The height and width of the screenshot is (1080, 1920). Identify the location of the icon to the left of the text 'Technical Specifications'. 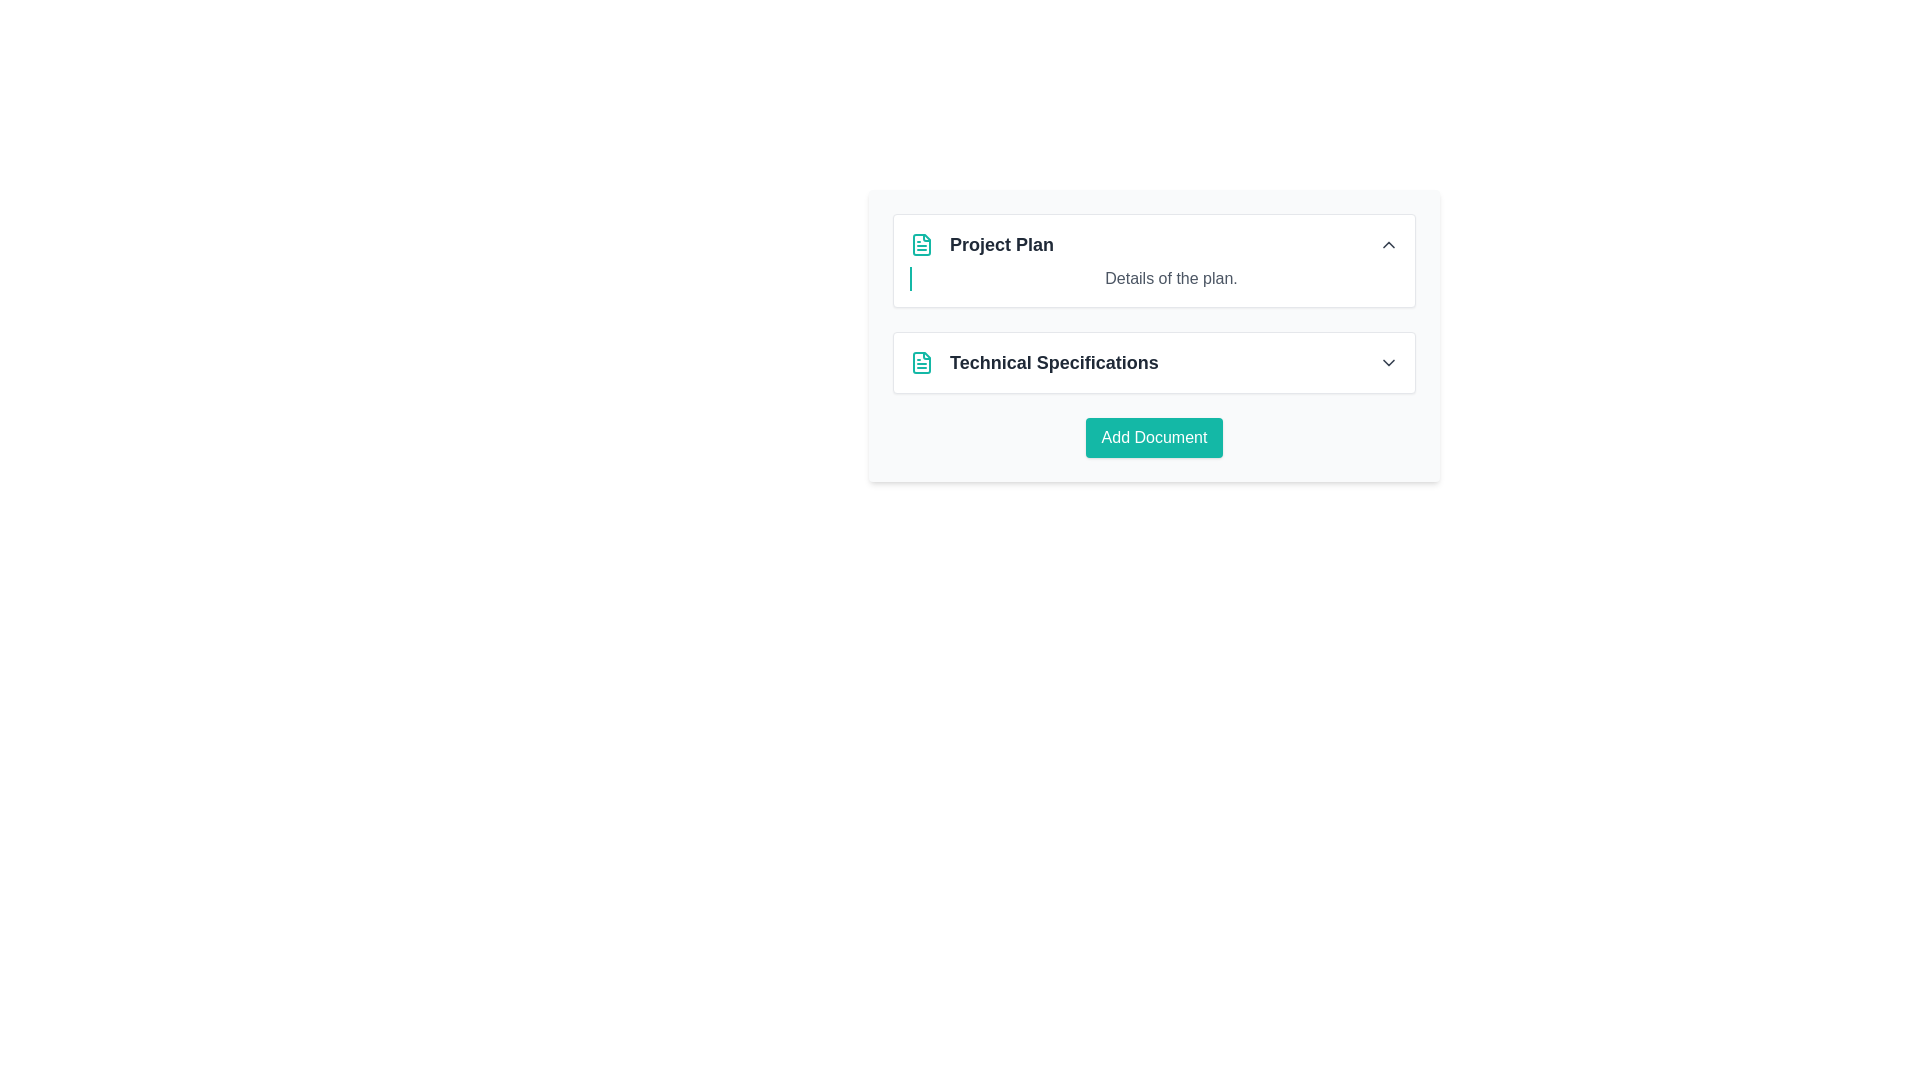
(920, 362).